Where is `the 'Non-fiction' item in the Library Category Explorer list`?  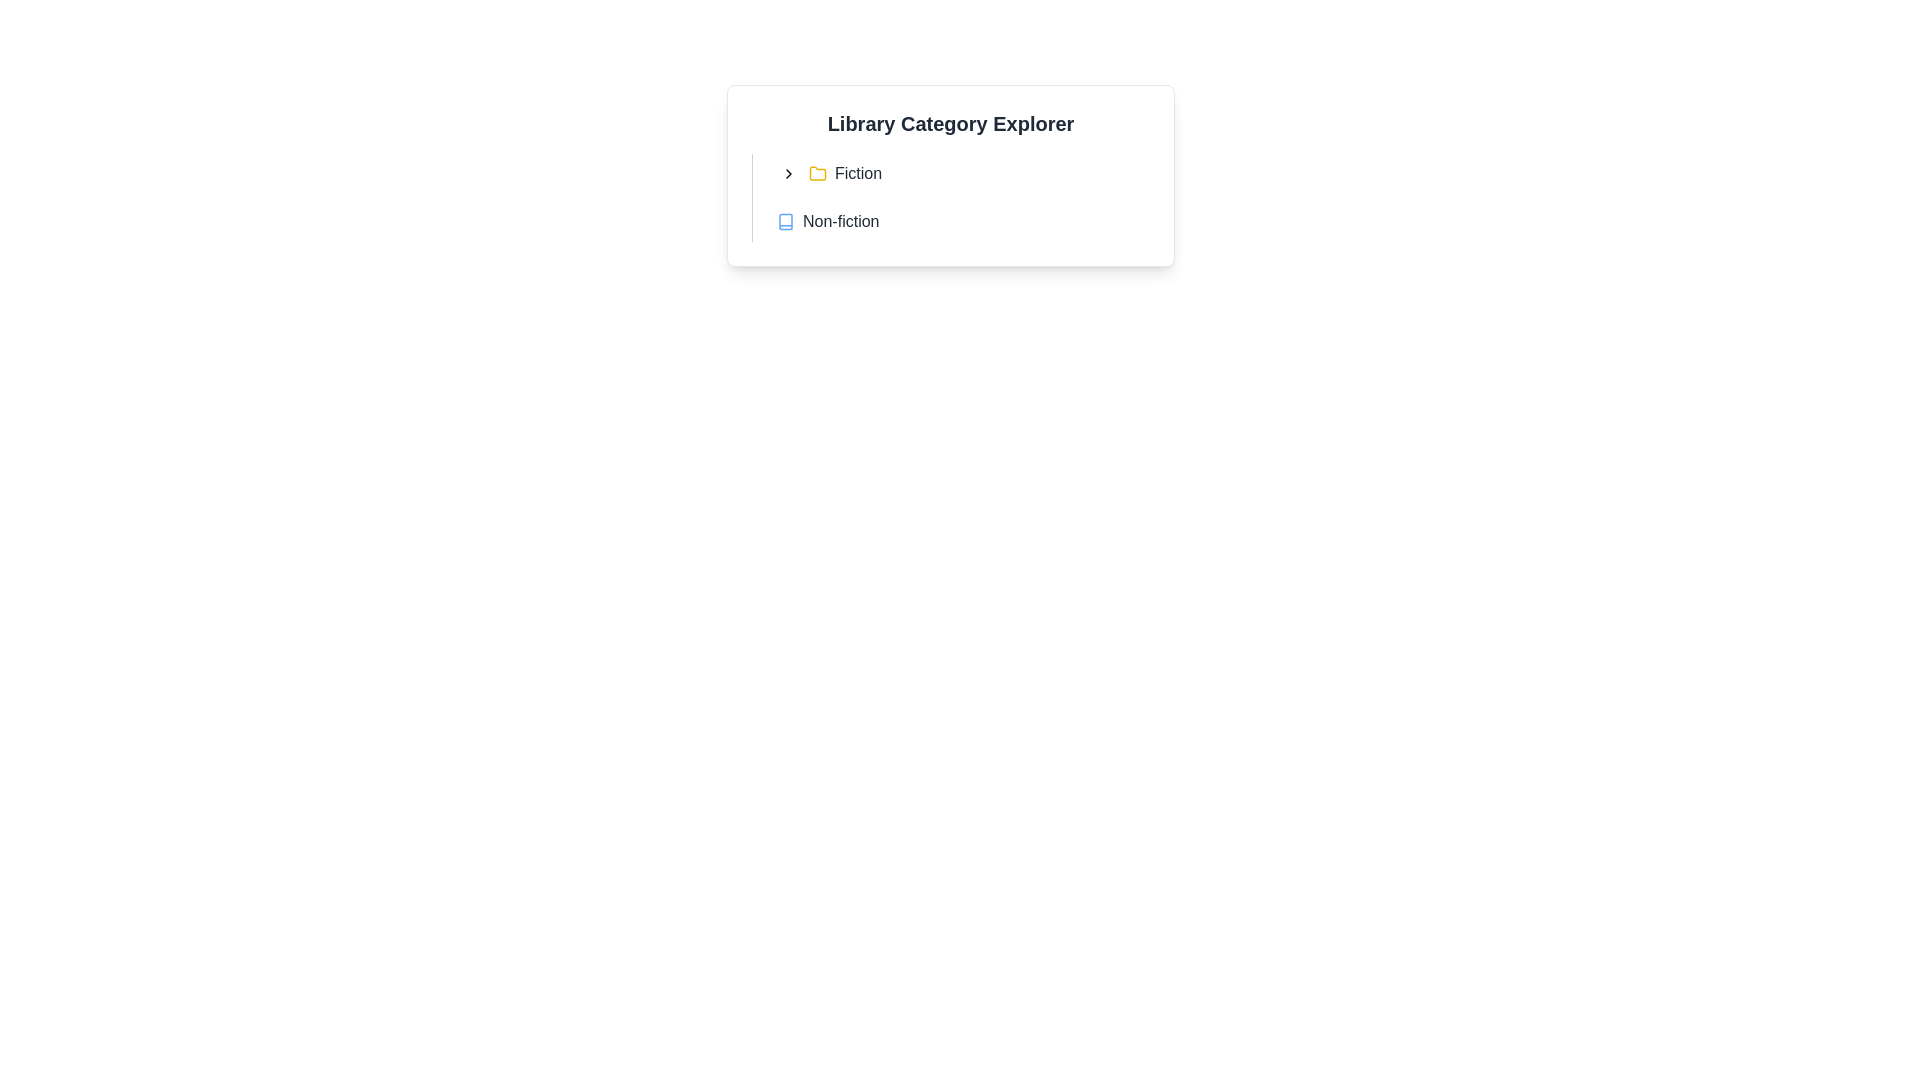 the 'Non-fiction' item in the Library Category Explorer list is located at coordinates (949, 197).